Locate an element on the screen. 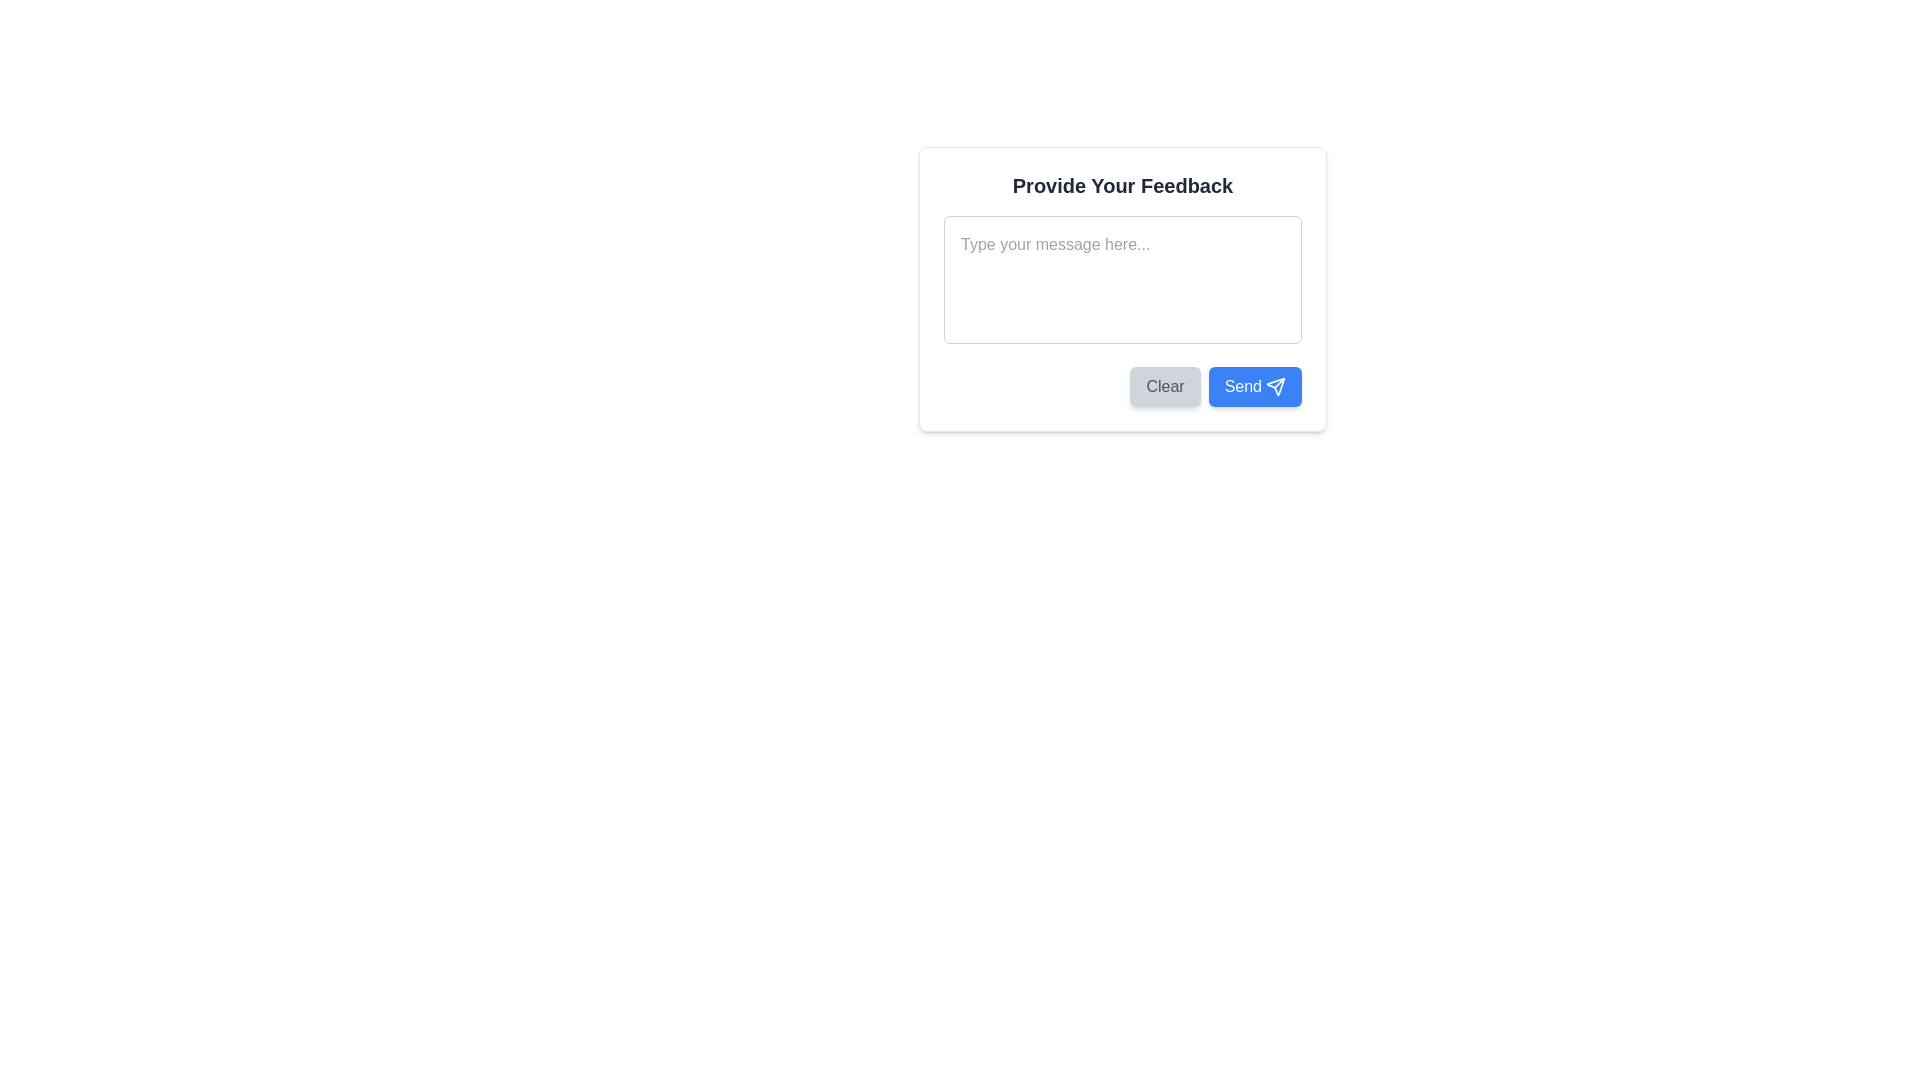 The height and width of the screenshot is (1080, 1920). the clear button located in the bottom-right area of the interface is located at coordinates (1165, 386).